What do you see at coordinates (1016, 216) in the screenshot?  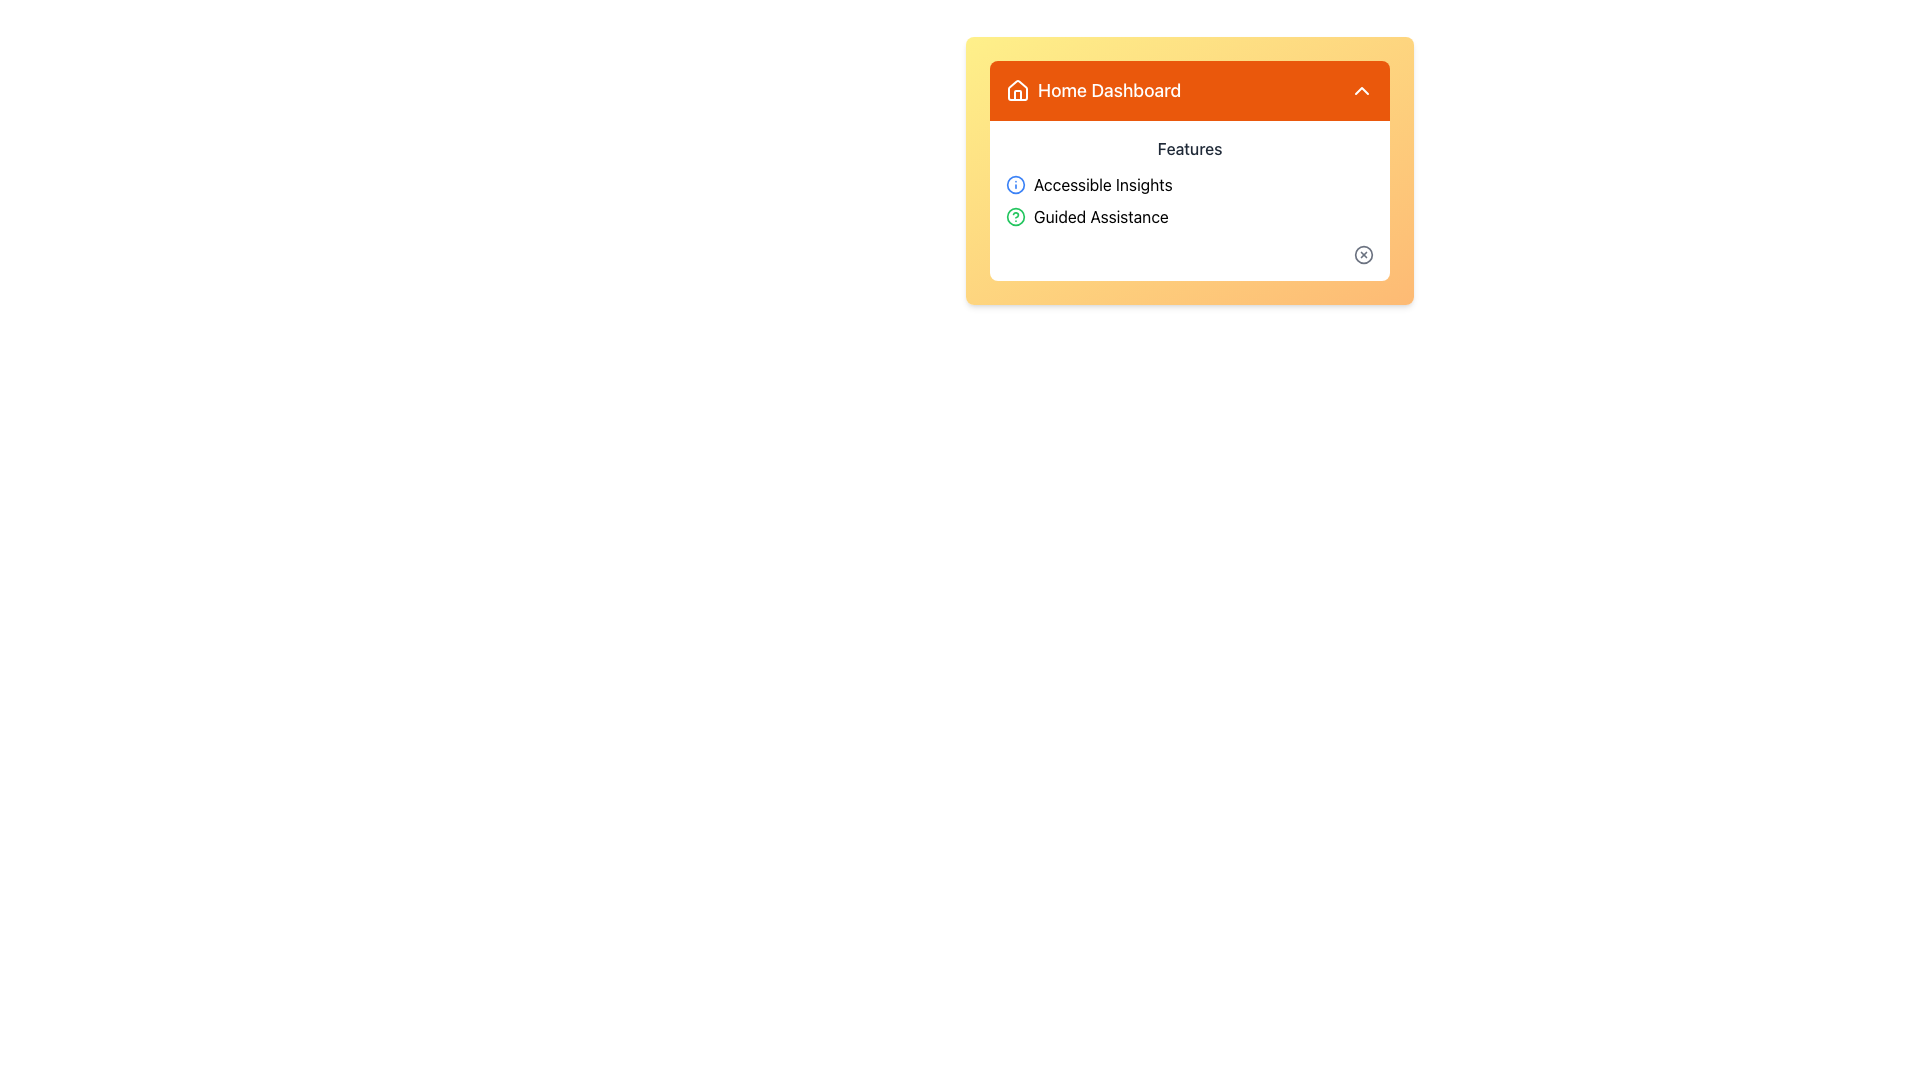 I see `the circular icon representing 'Guided Assistance' located under the 'Features' section of the 'Home Dashboard'` at bounding box center [1016, 216].